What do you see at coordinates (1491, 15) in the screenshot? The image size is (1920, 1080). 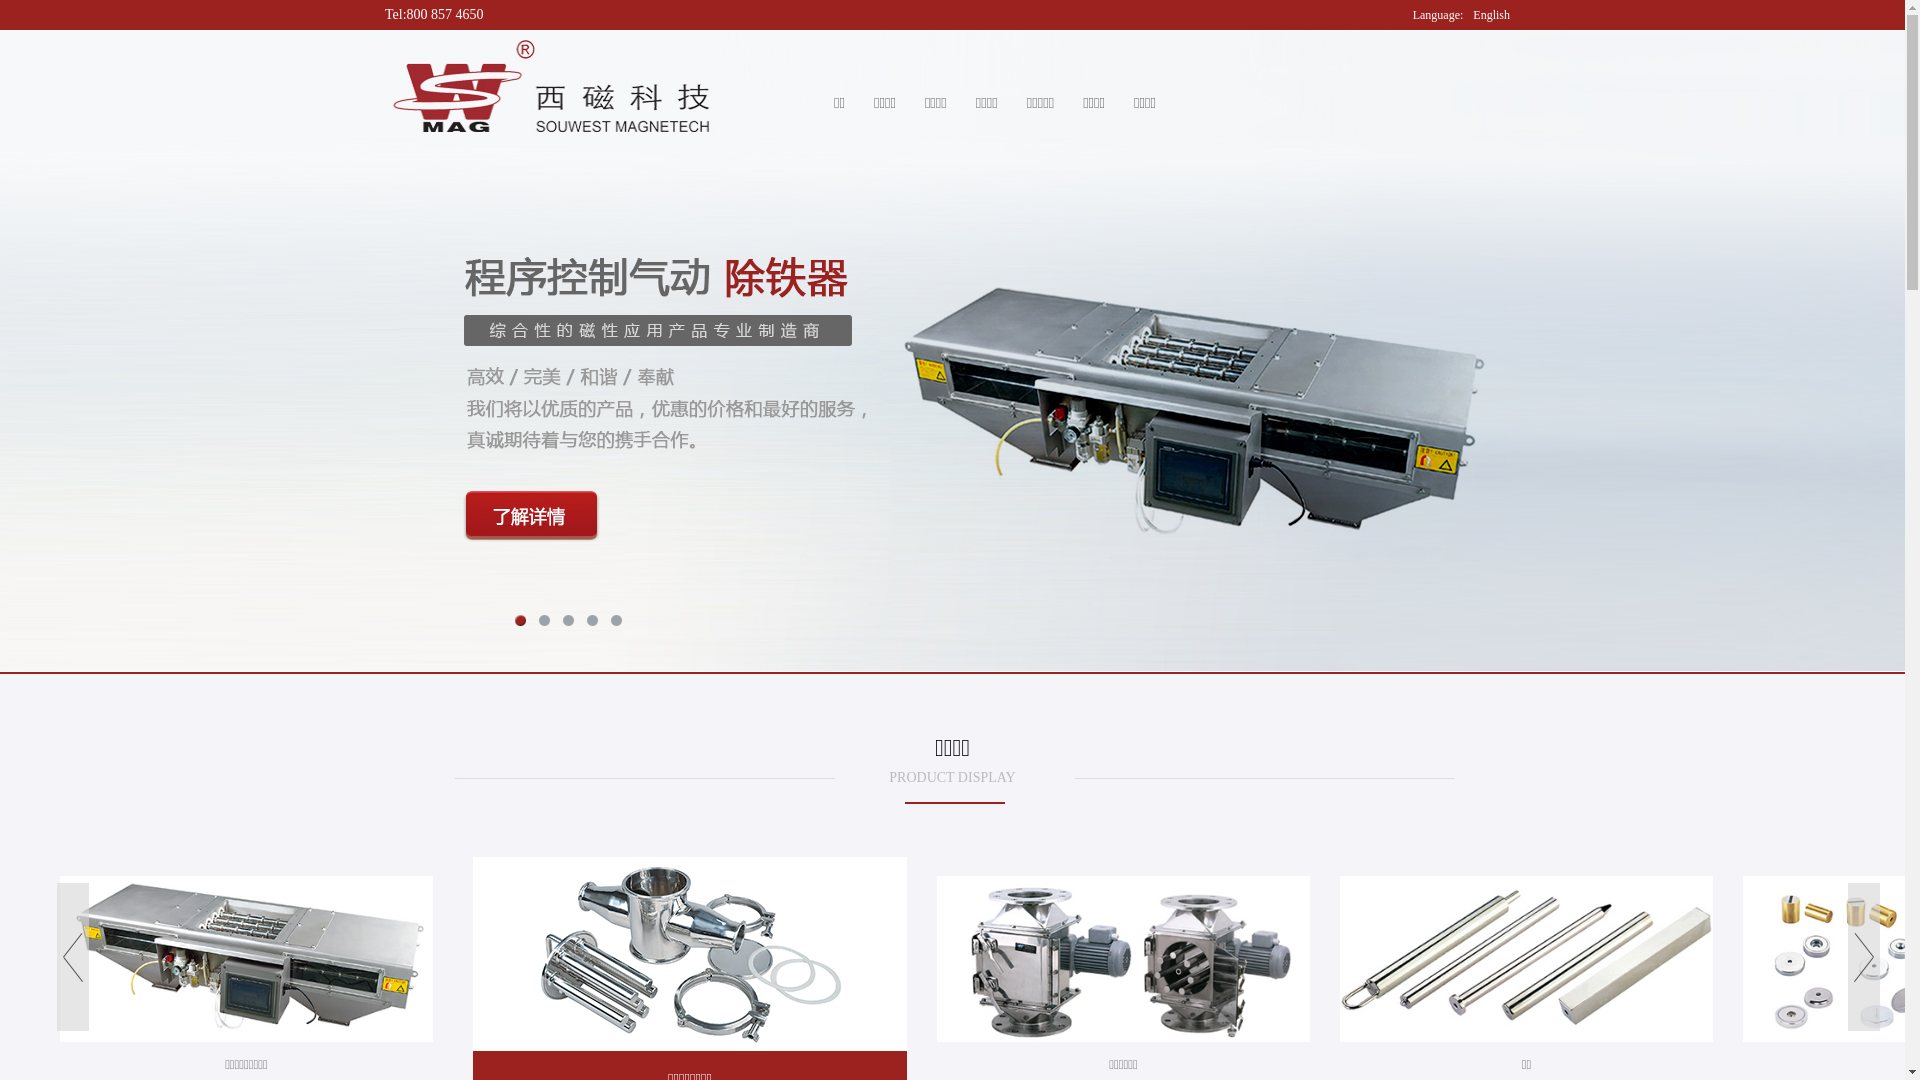 I see `'English'` at bounding box center [1491, 15].